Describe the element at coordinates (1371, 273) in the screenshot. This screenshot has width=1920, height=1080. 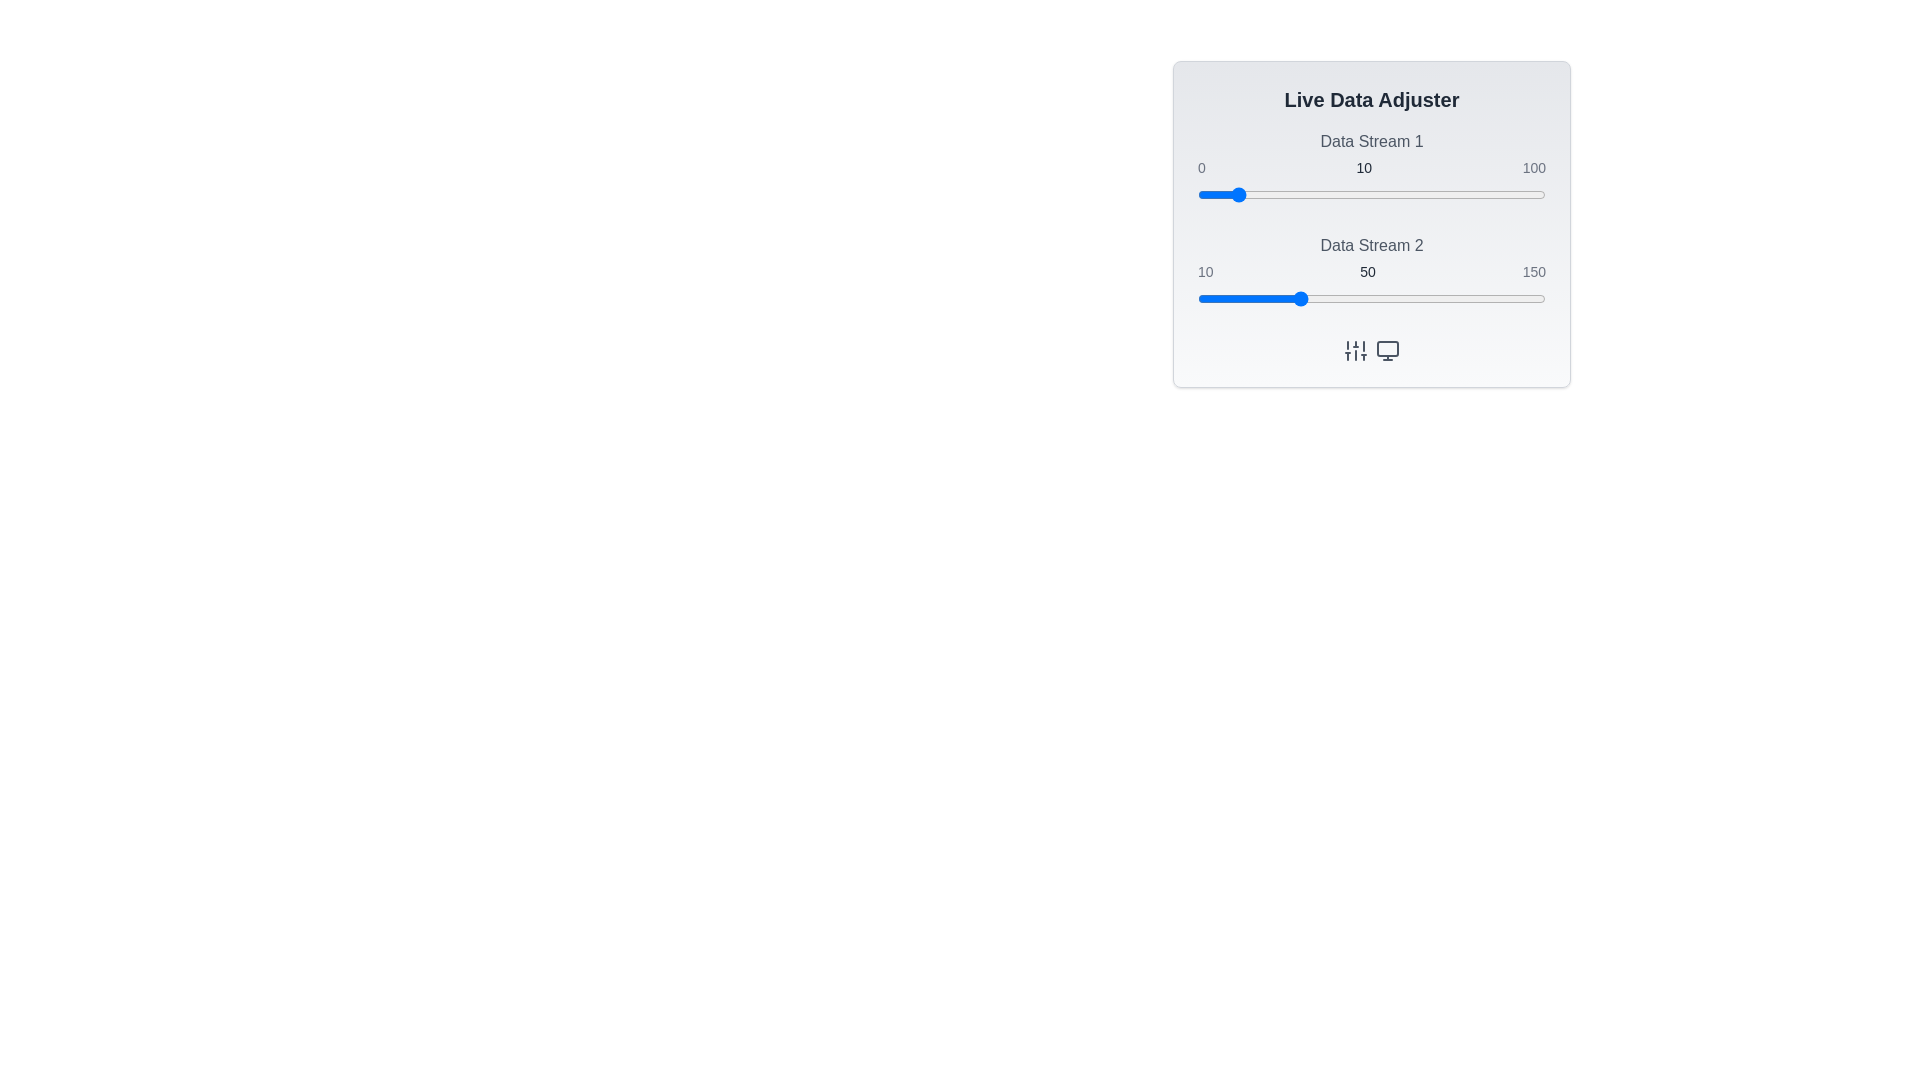
I see `the Interactive range slider labeled 'Data Stream 2' at its center position to adjust its value` at that location.